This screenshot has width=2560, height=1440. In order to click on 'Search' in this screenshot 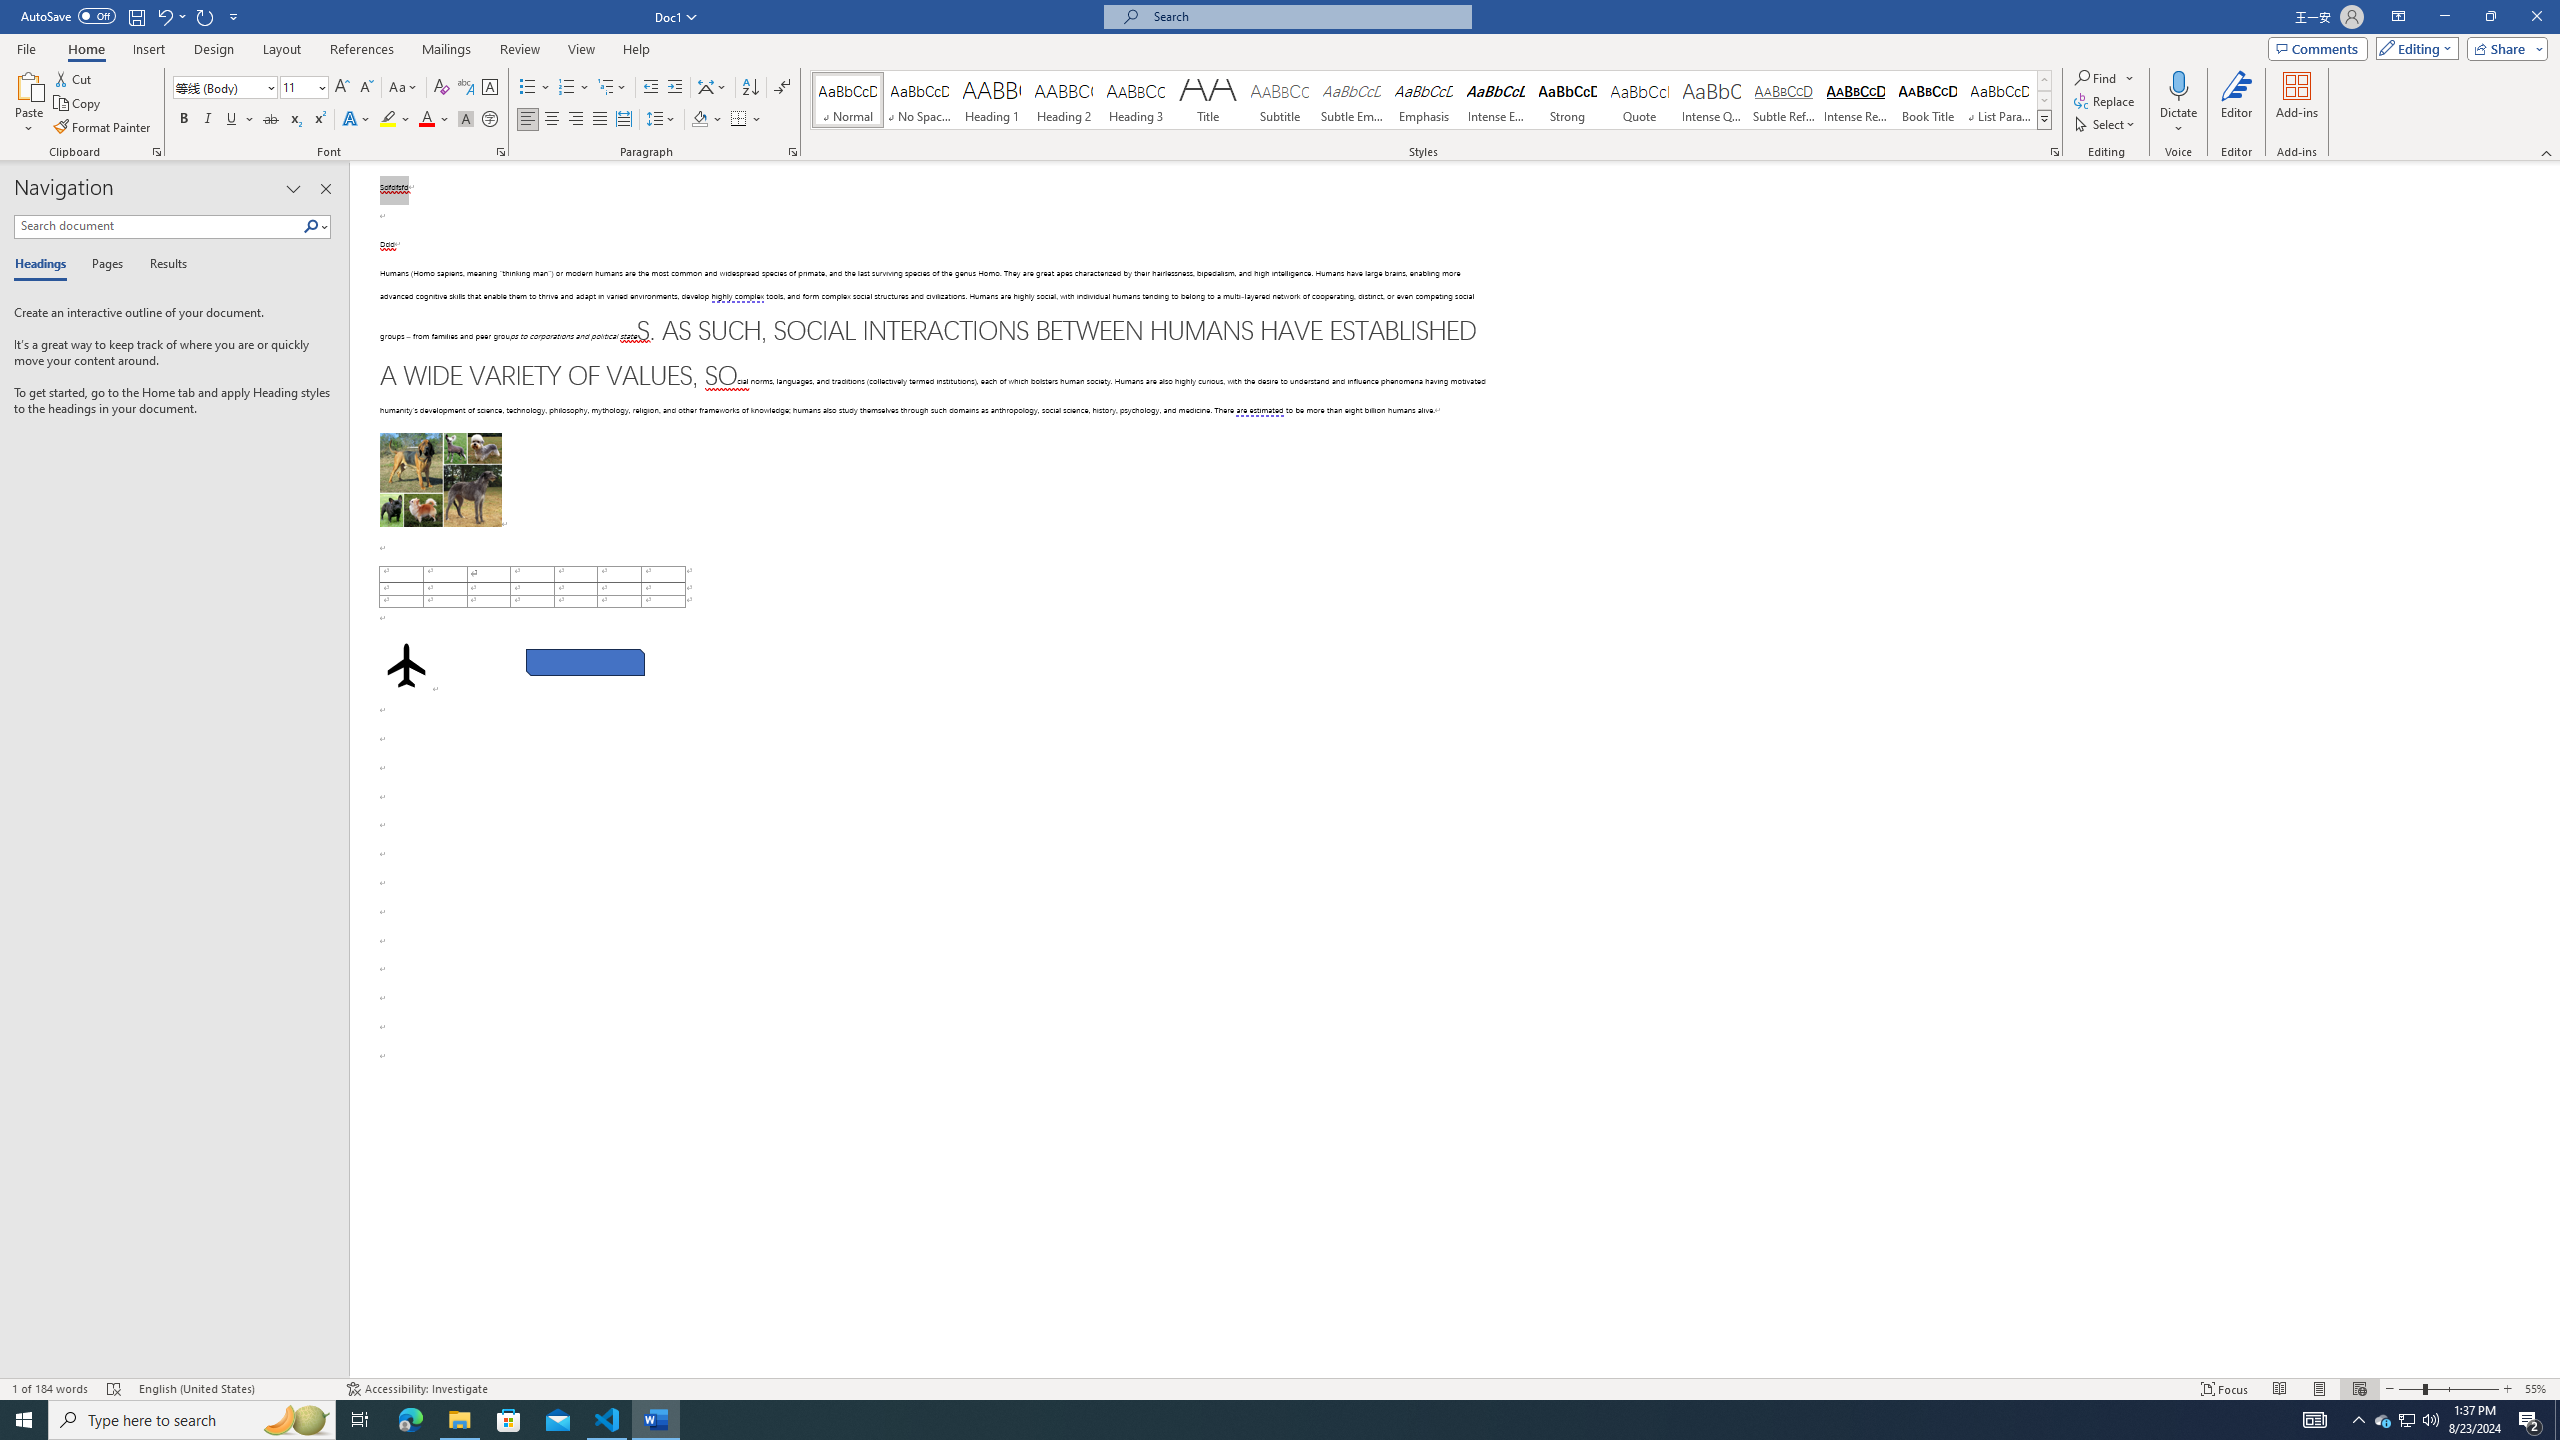, I will do `click(311, 225)`.